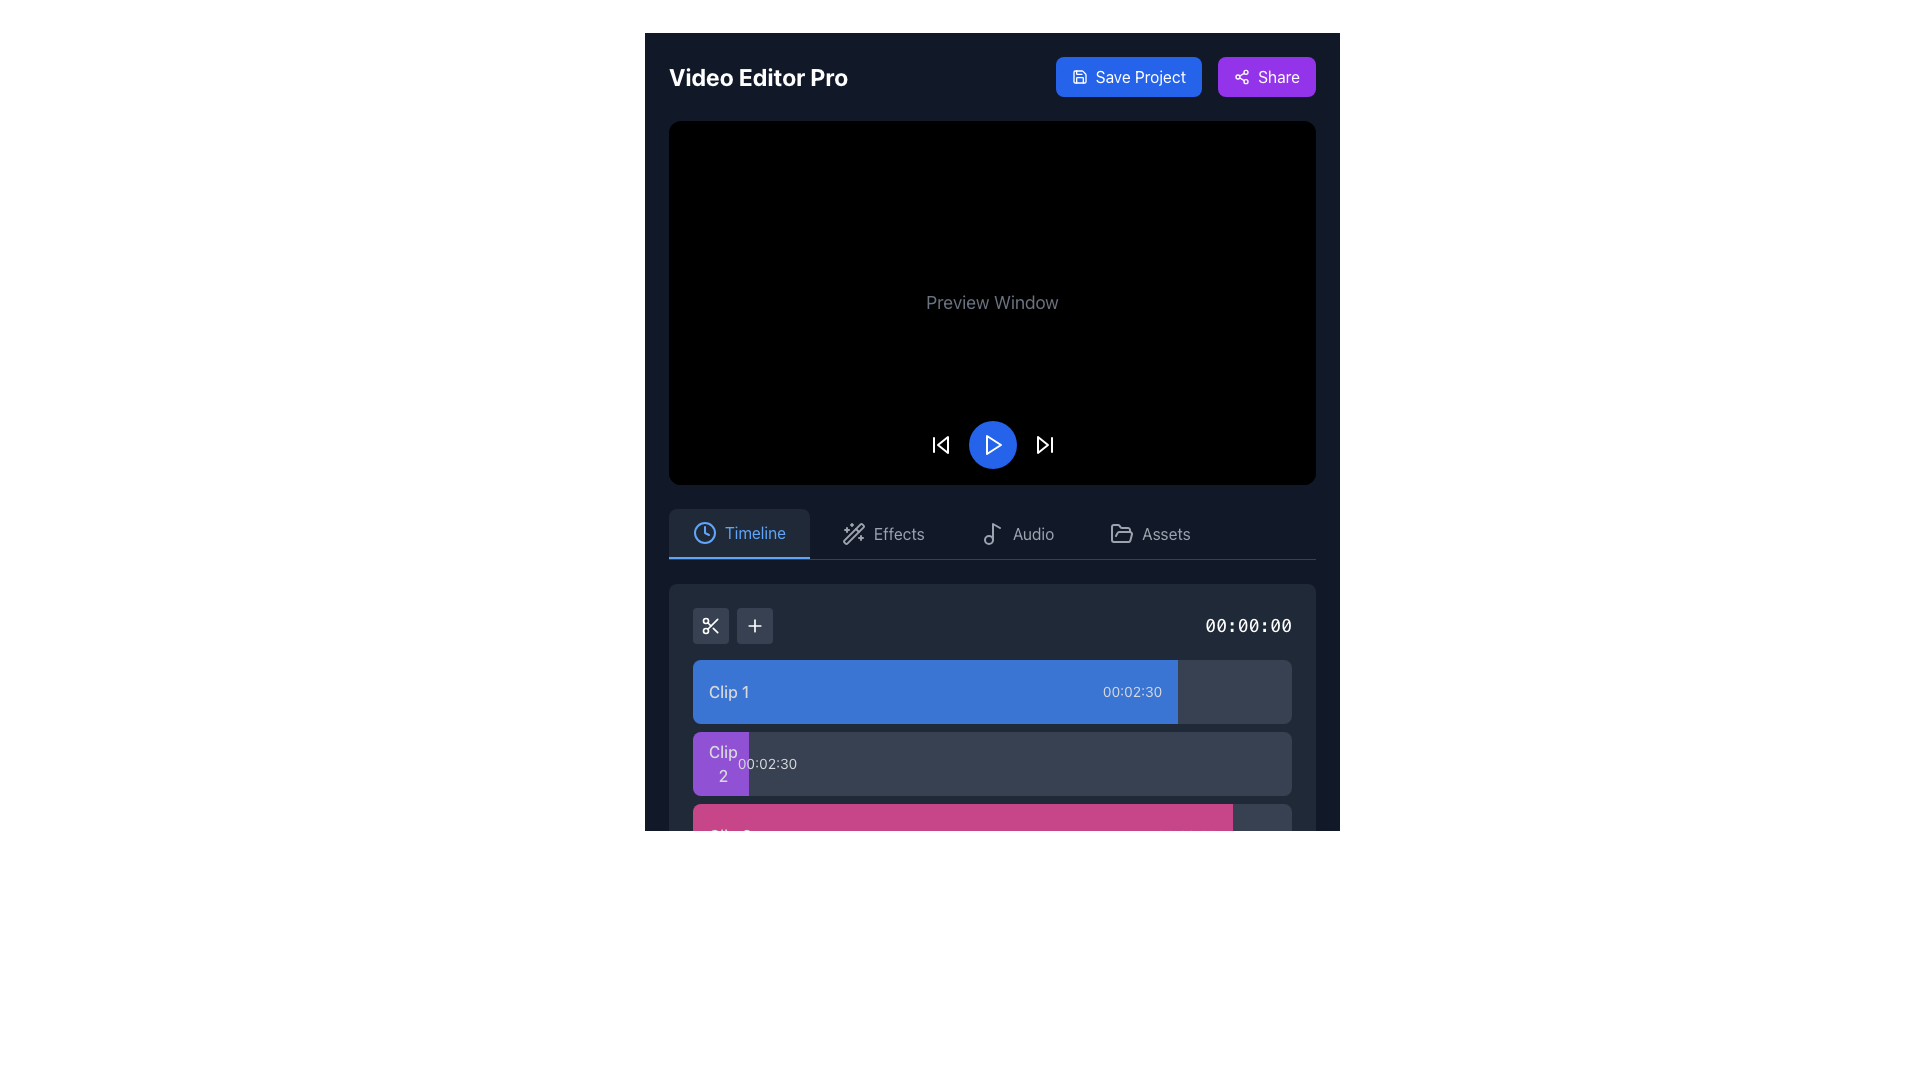 This screenshot has width=1920, height=1080. I want to click on the Timeline Clip Bar located in the bottom-most timeline slot, so click(962, 835).